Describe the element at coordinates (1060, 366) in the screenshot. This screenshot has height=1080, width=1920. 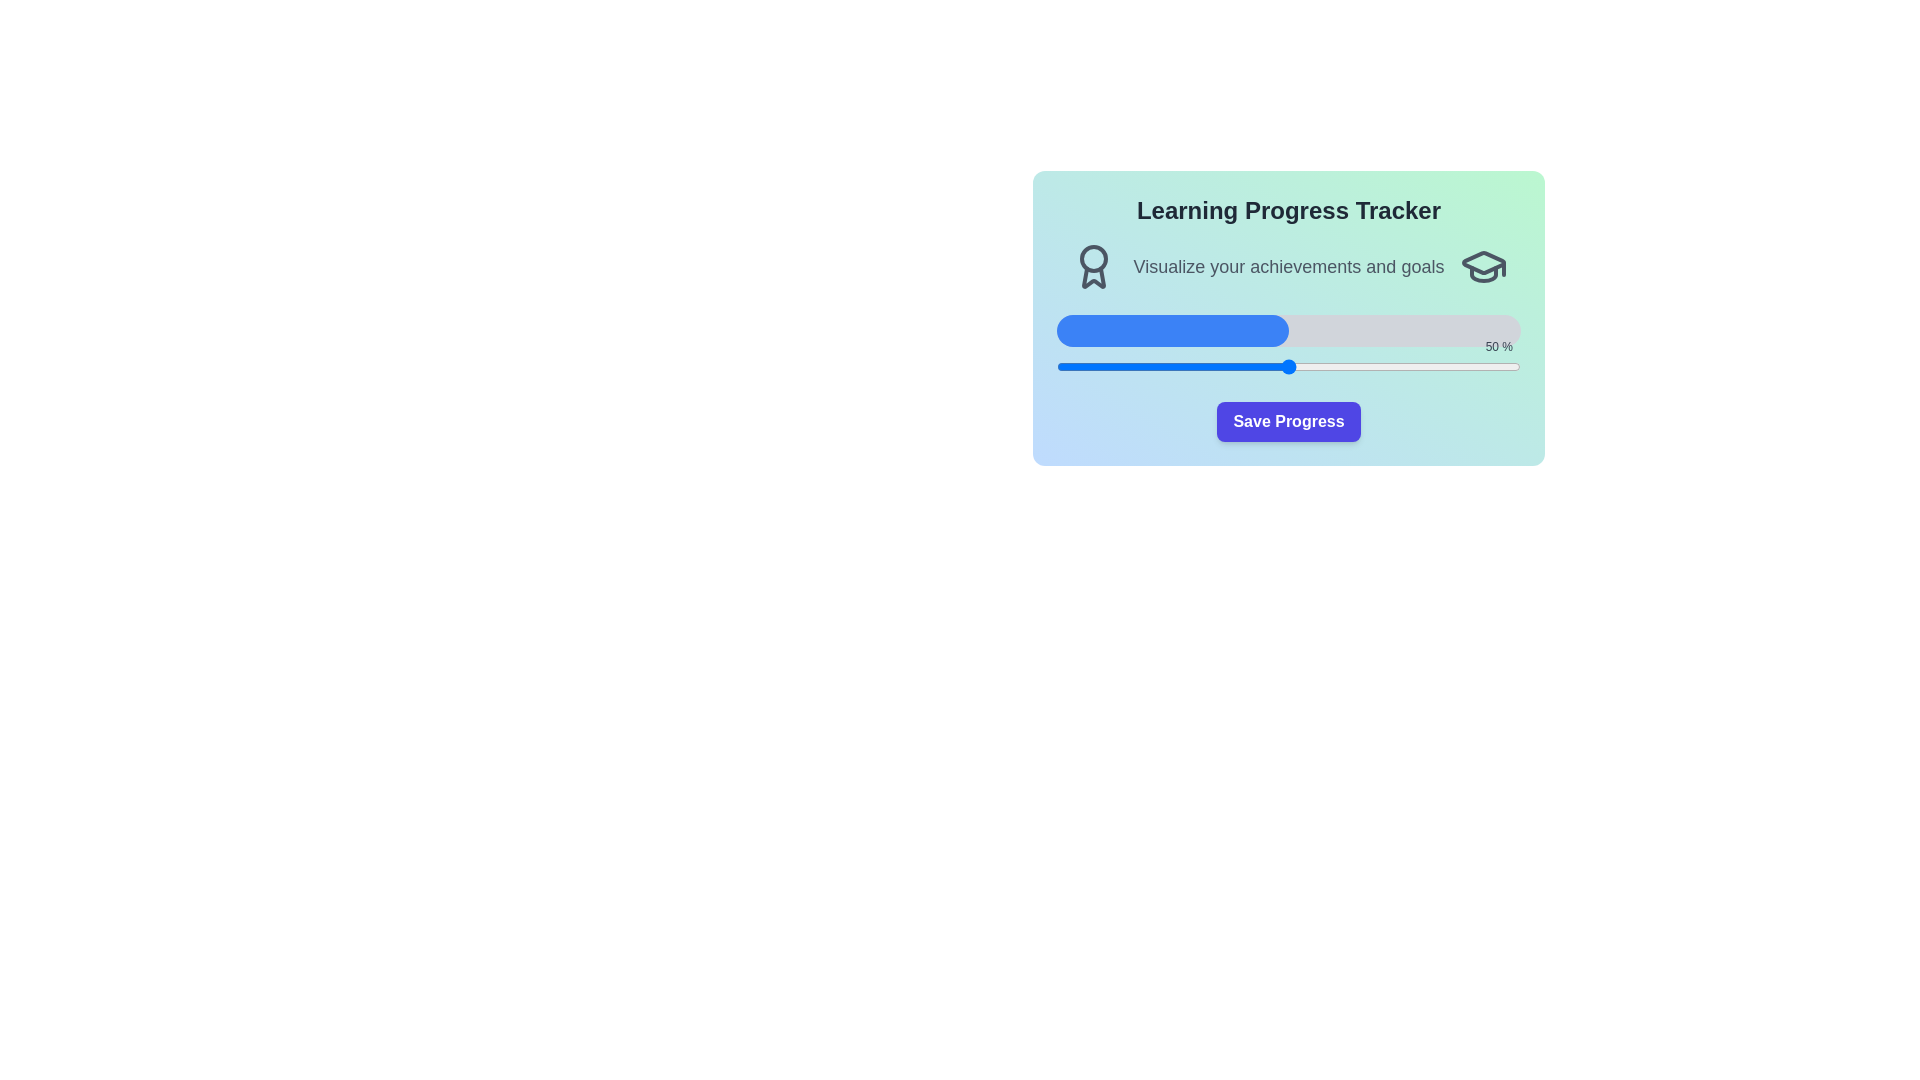
I see `the progress slider to 1%` at that location.